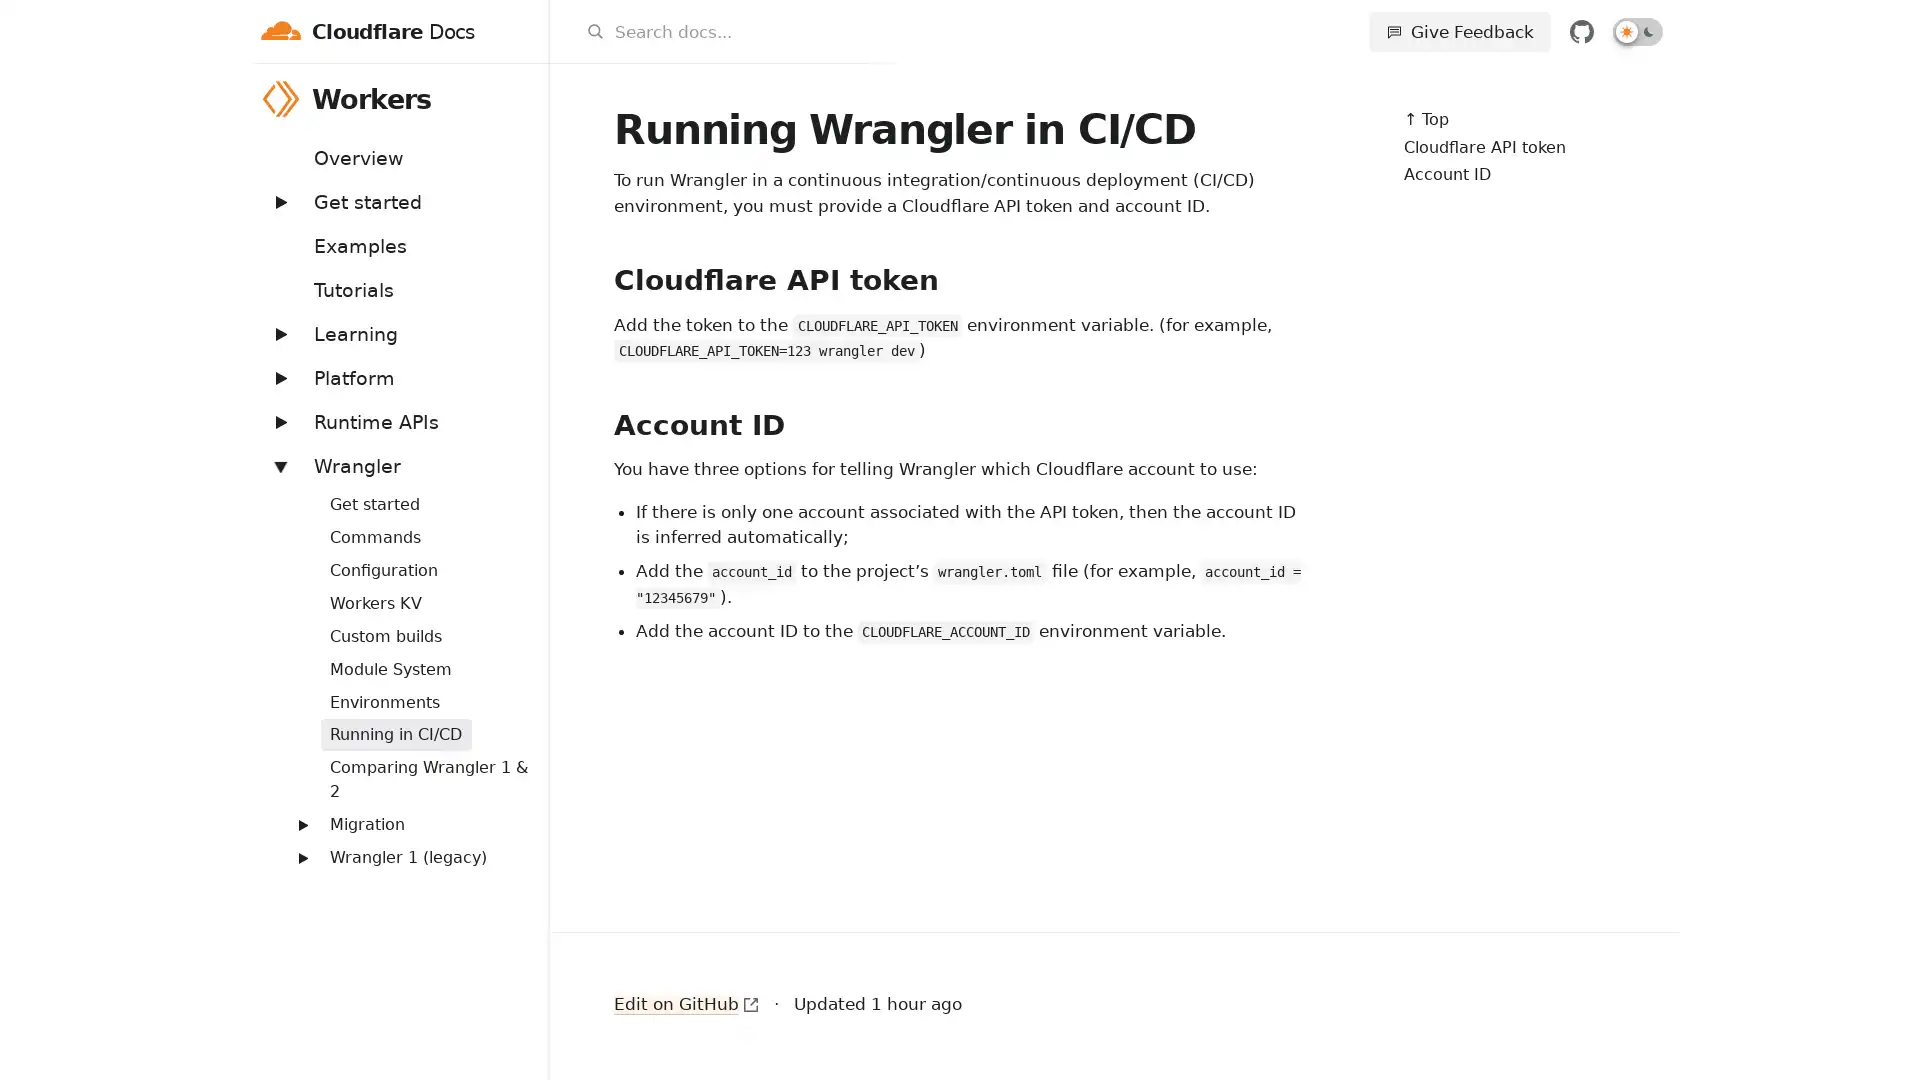 The width and height of the screenshot is (1920, 1080). Describe the element at coordinates (291, 844) in the screenshot. I see `Expand: Routing` at that location.